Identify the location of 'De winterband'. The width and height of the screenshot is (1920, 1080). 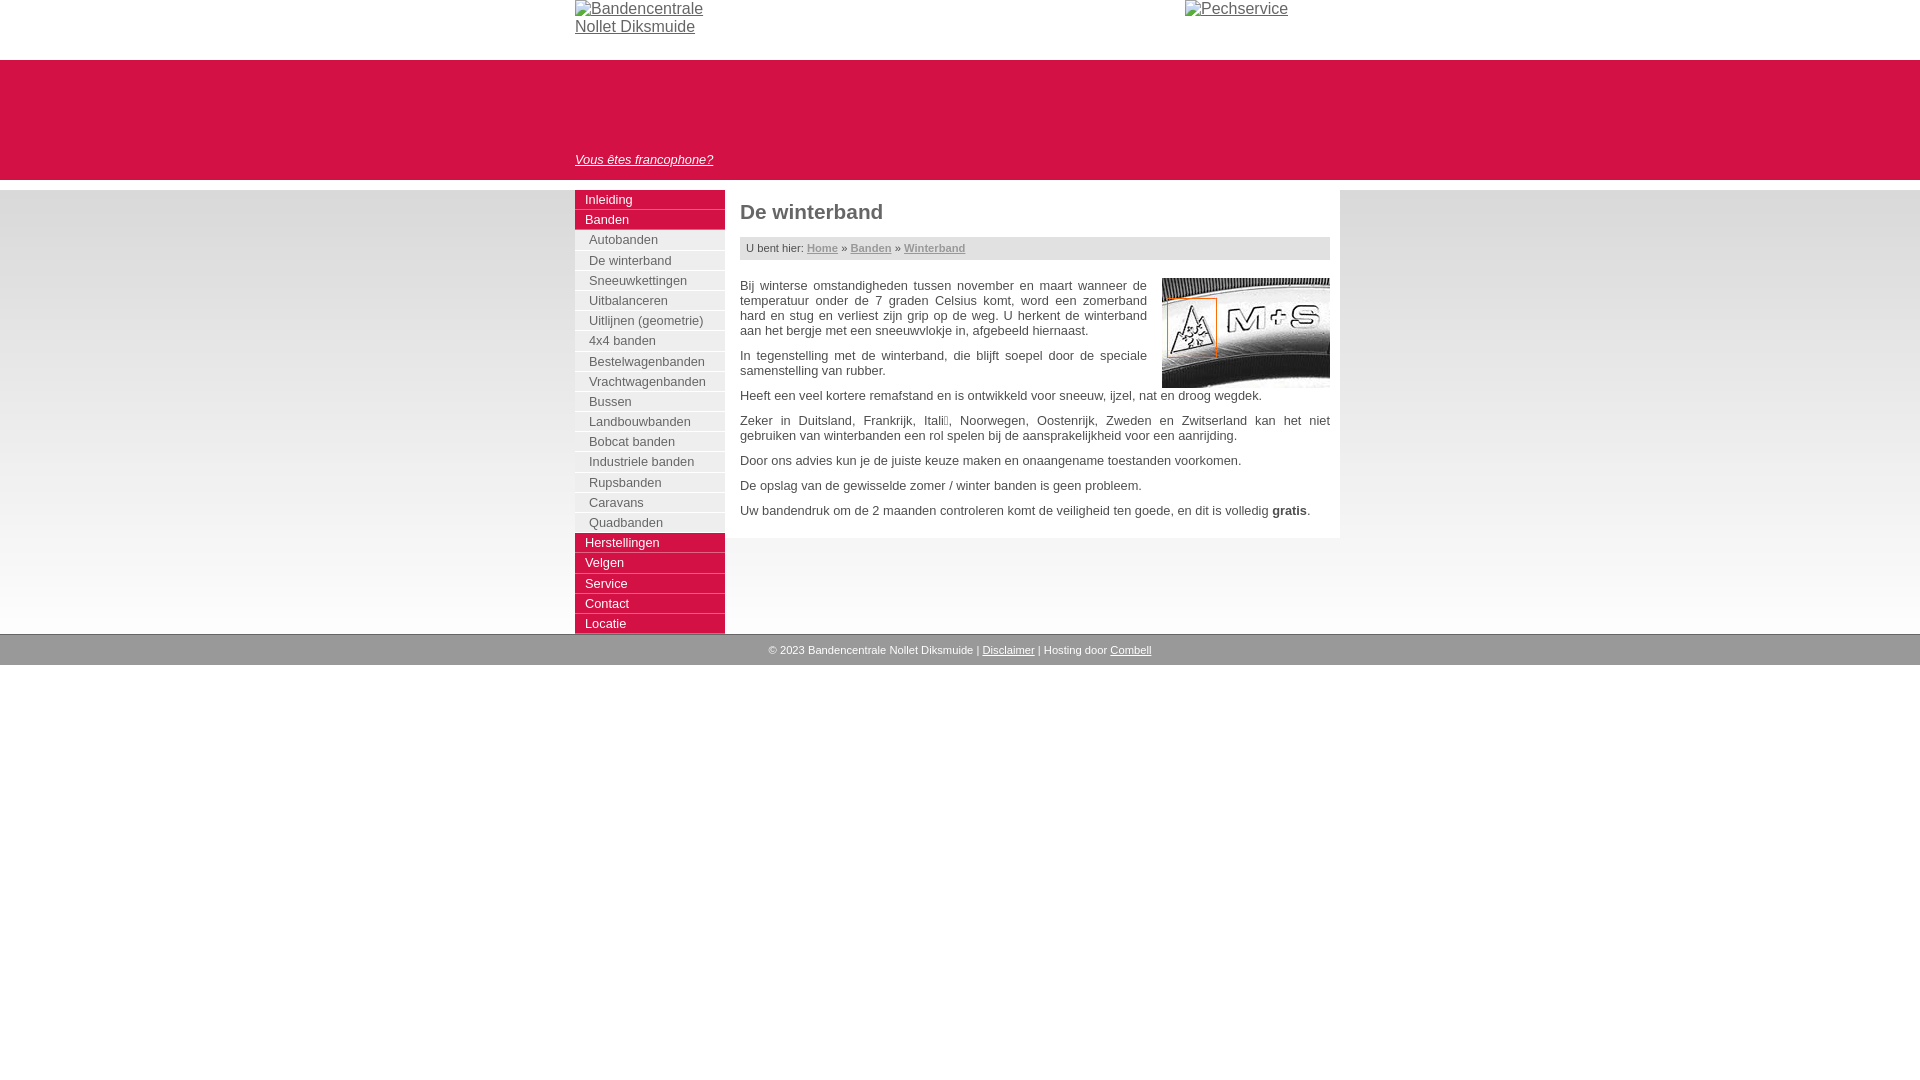
(652, 260).